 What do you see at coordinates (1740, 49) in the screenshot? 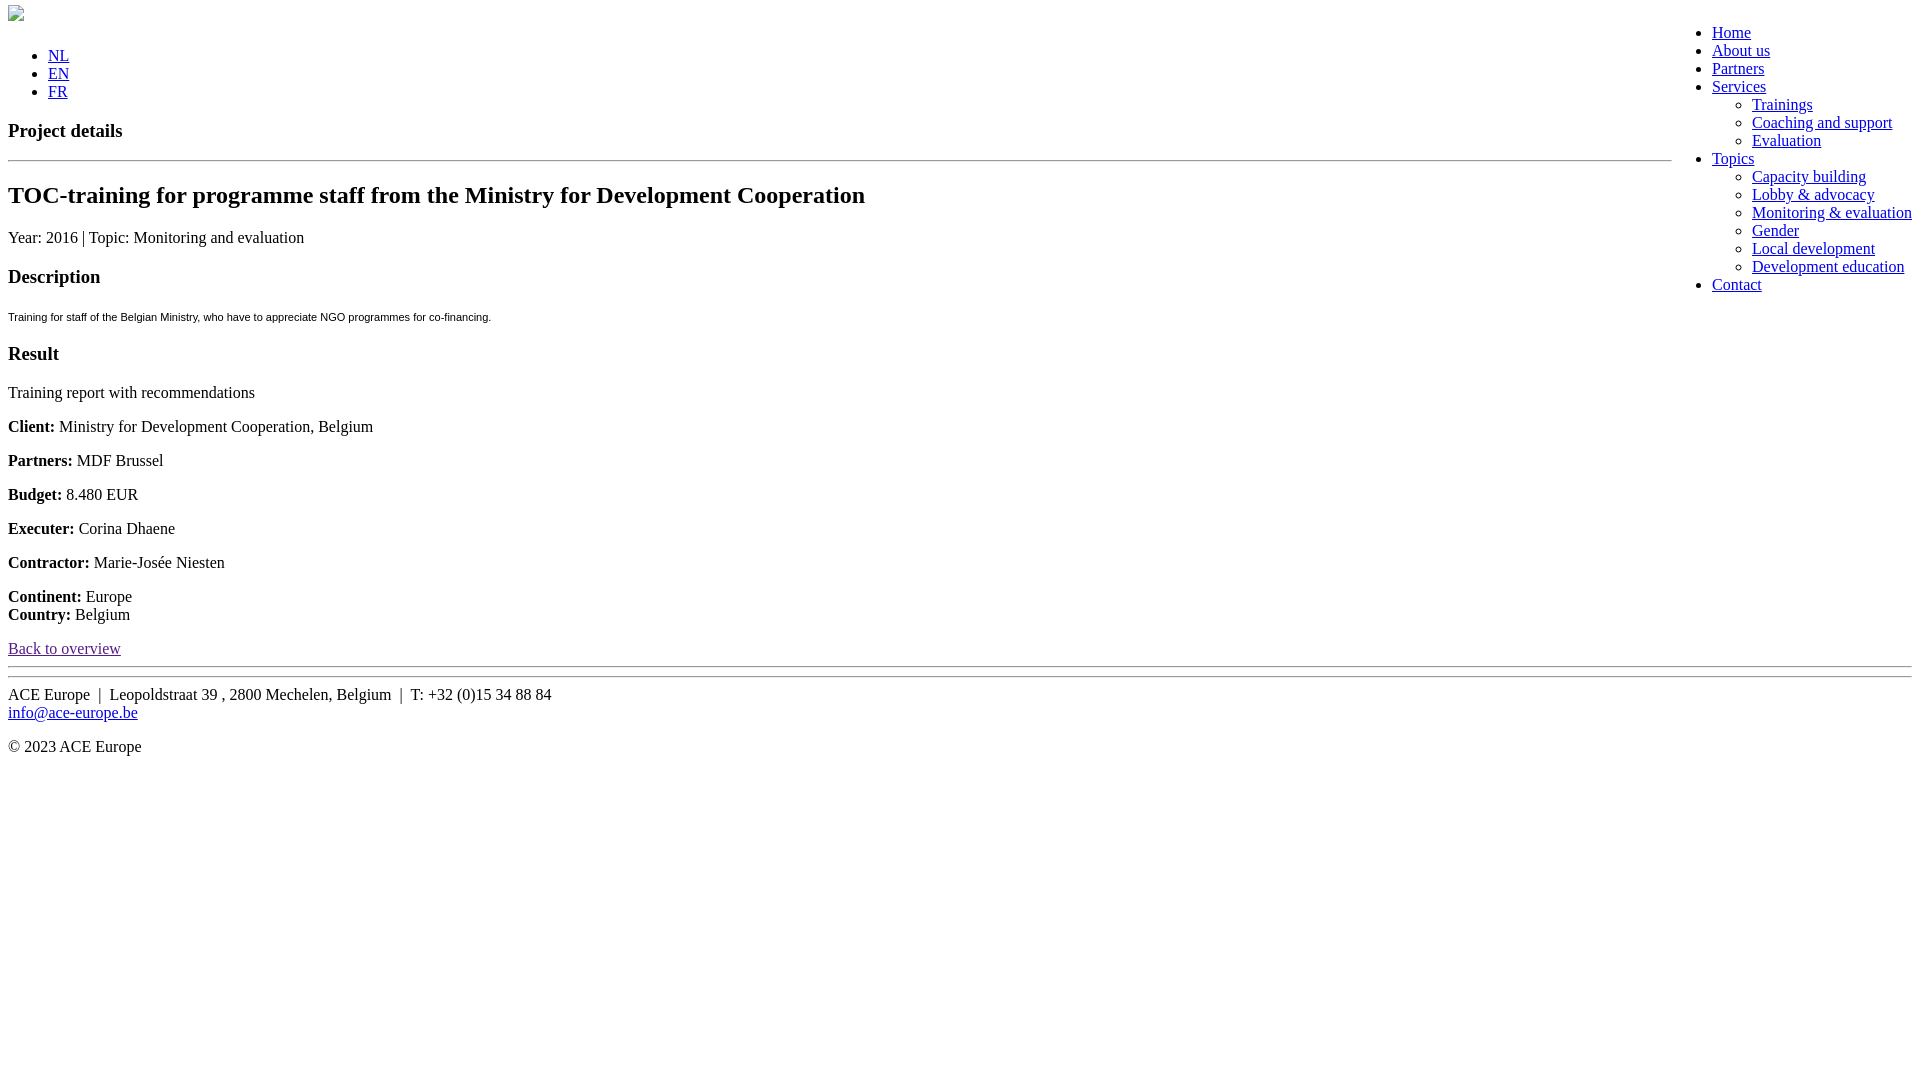
I see `'About us'` at bounding box center [1740, 49].